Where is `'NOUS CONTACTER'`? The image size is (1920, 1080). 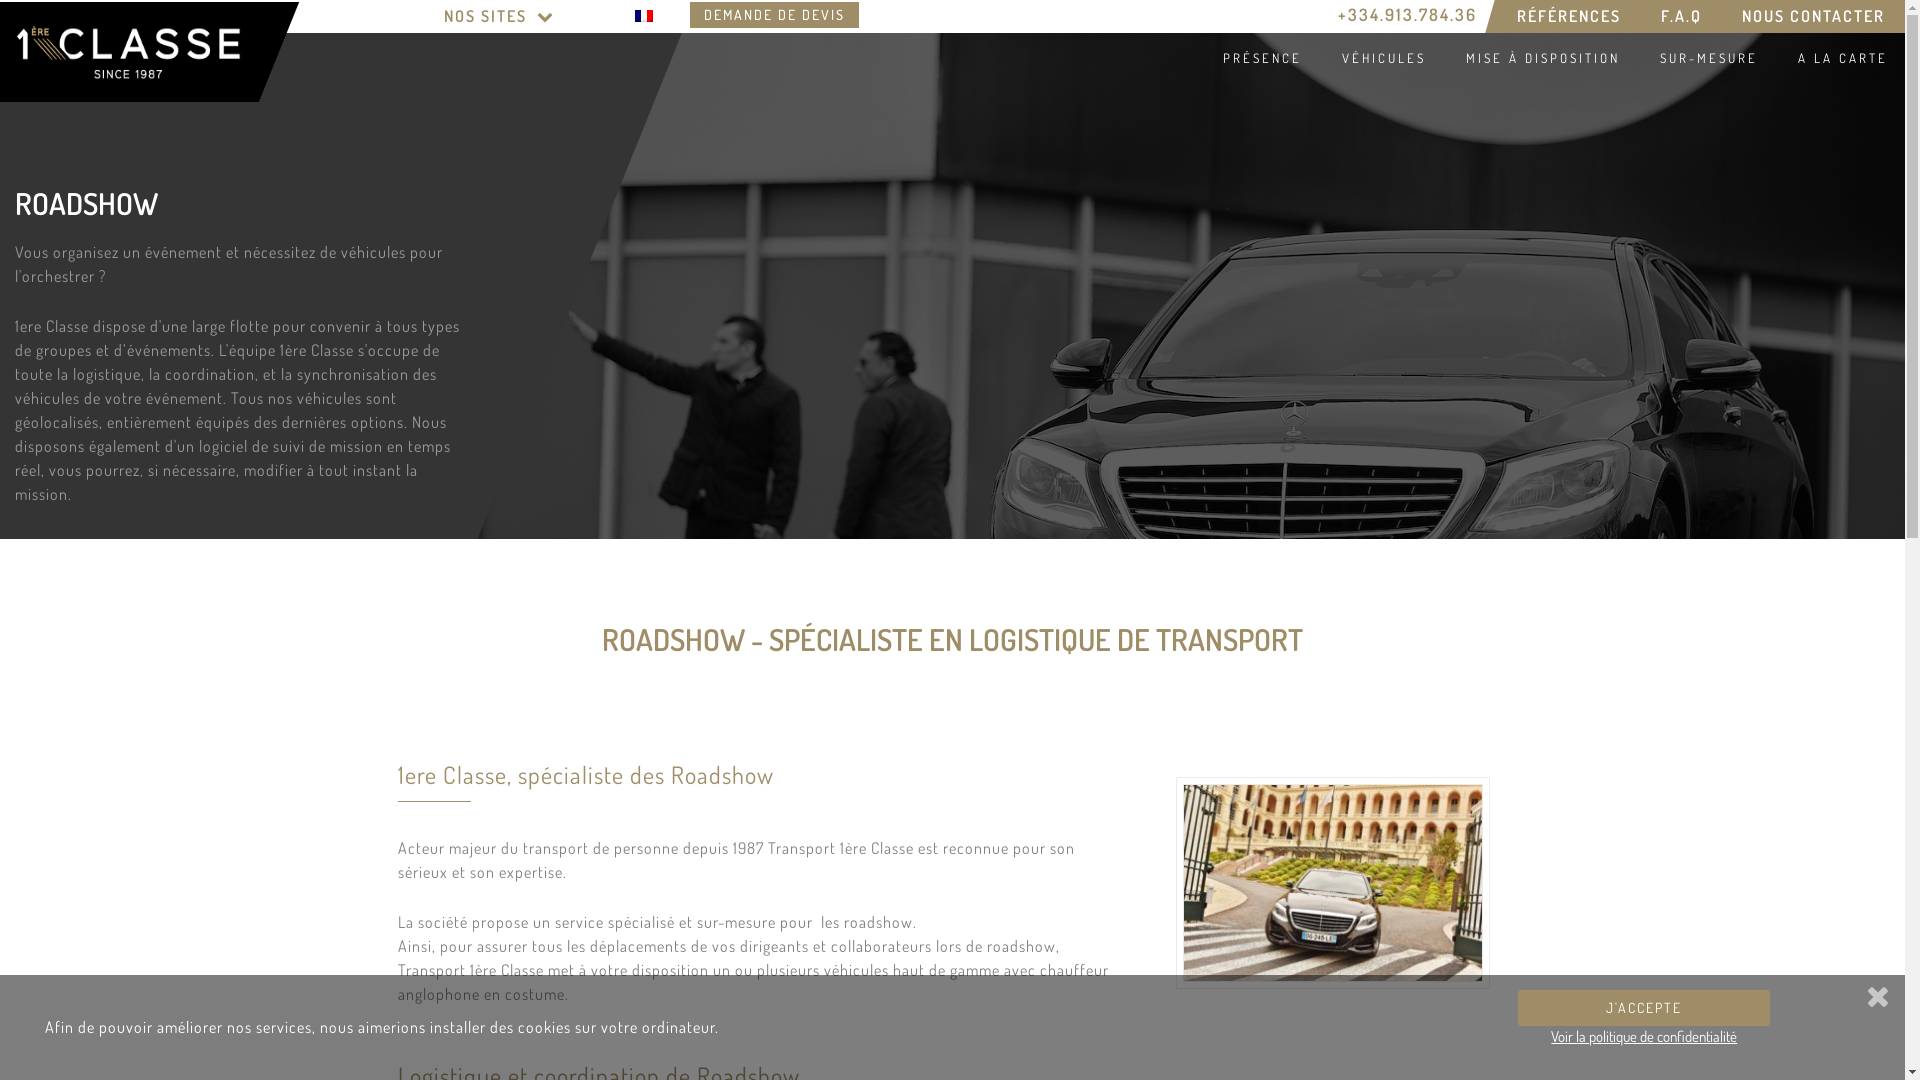 'NOUS CONTACTER' is located at coordinates (1813, 16).